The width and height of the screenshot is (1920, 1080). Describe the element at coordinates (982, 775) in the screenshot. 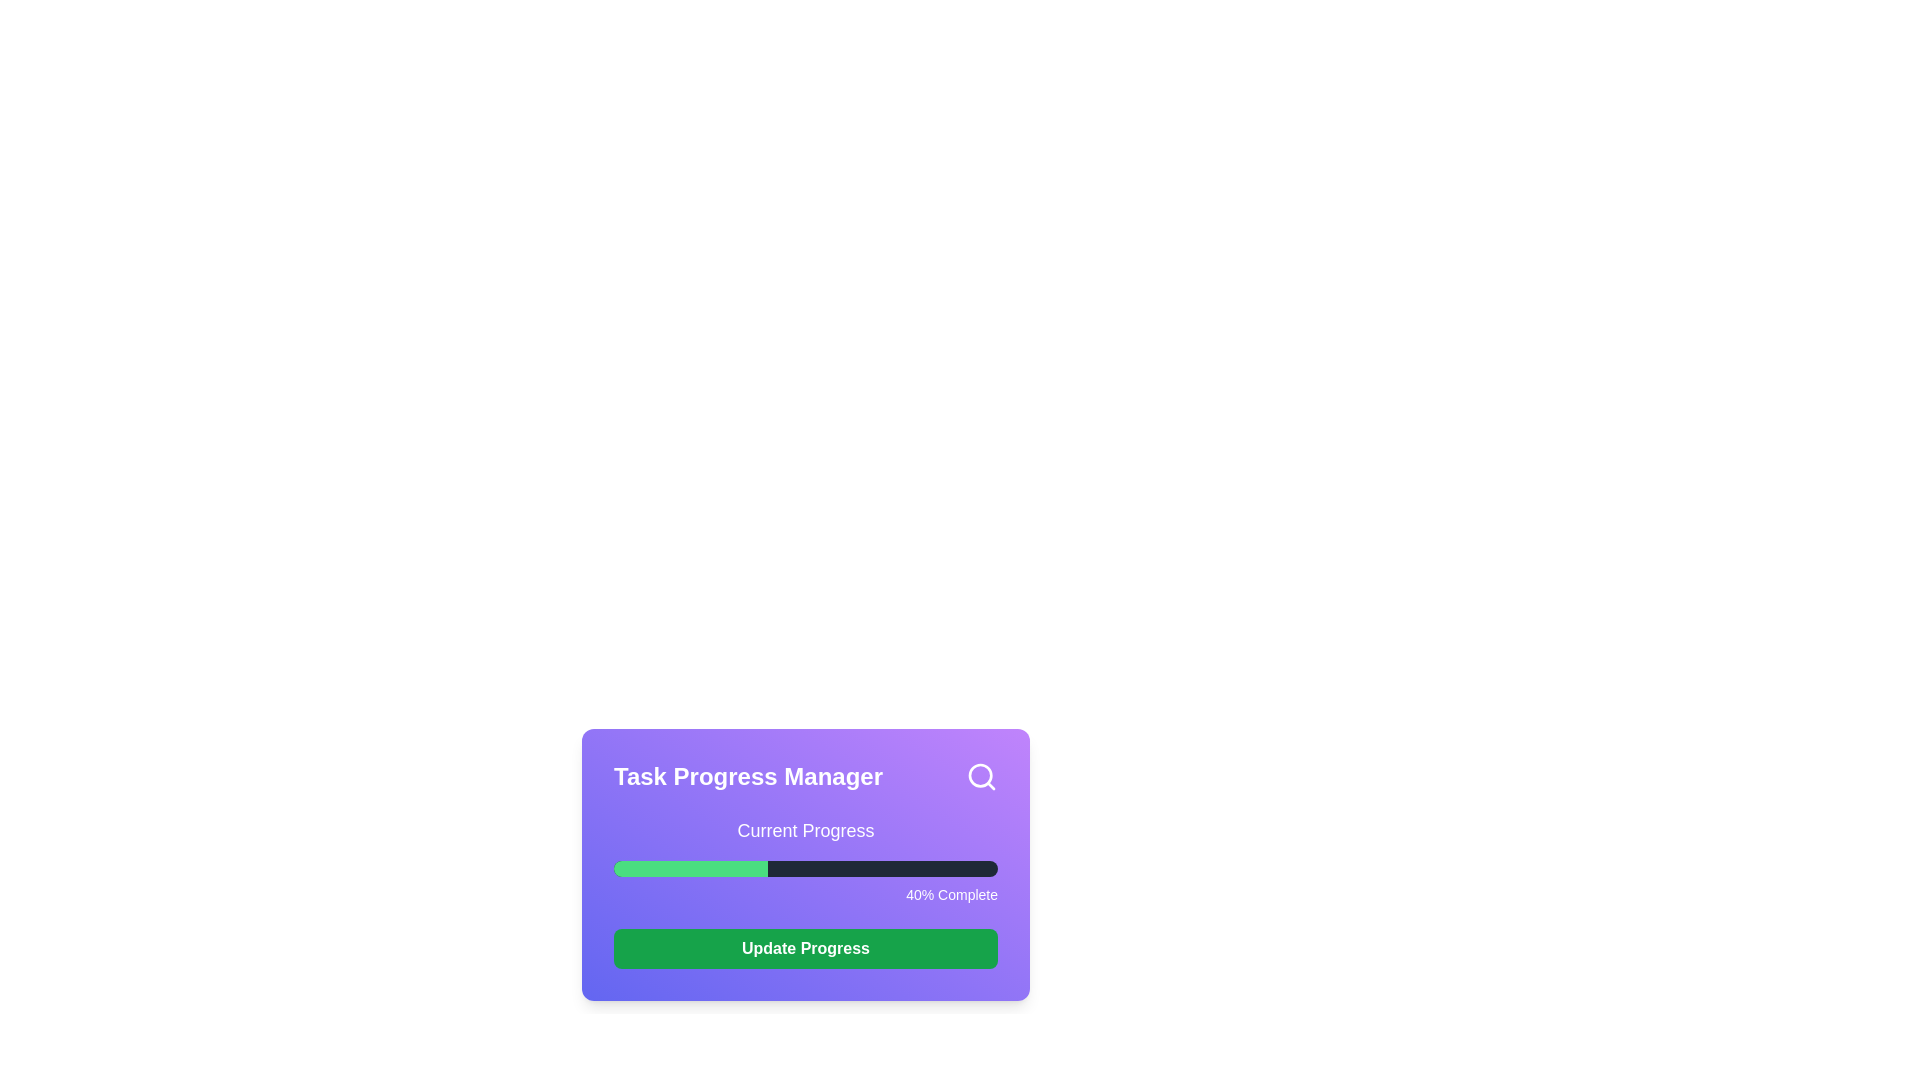

I see `the search action trigger icon located in the header section labeled 'Task Progress Manager'` at that location.